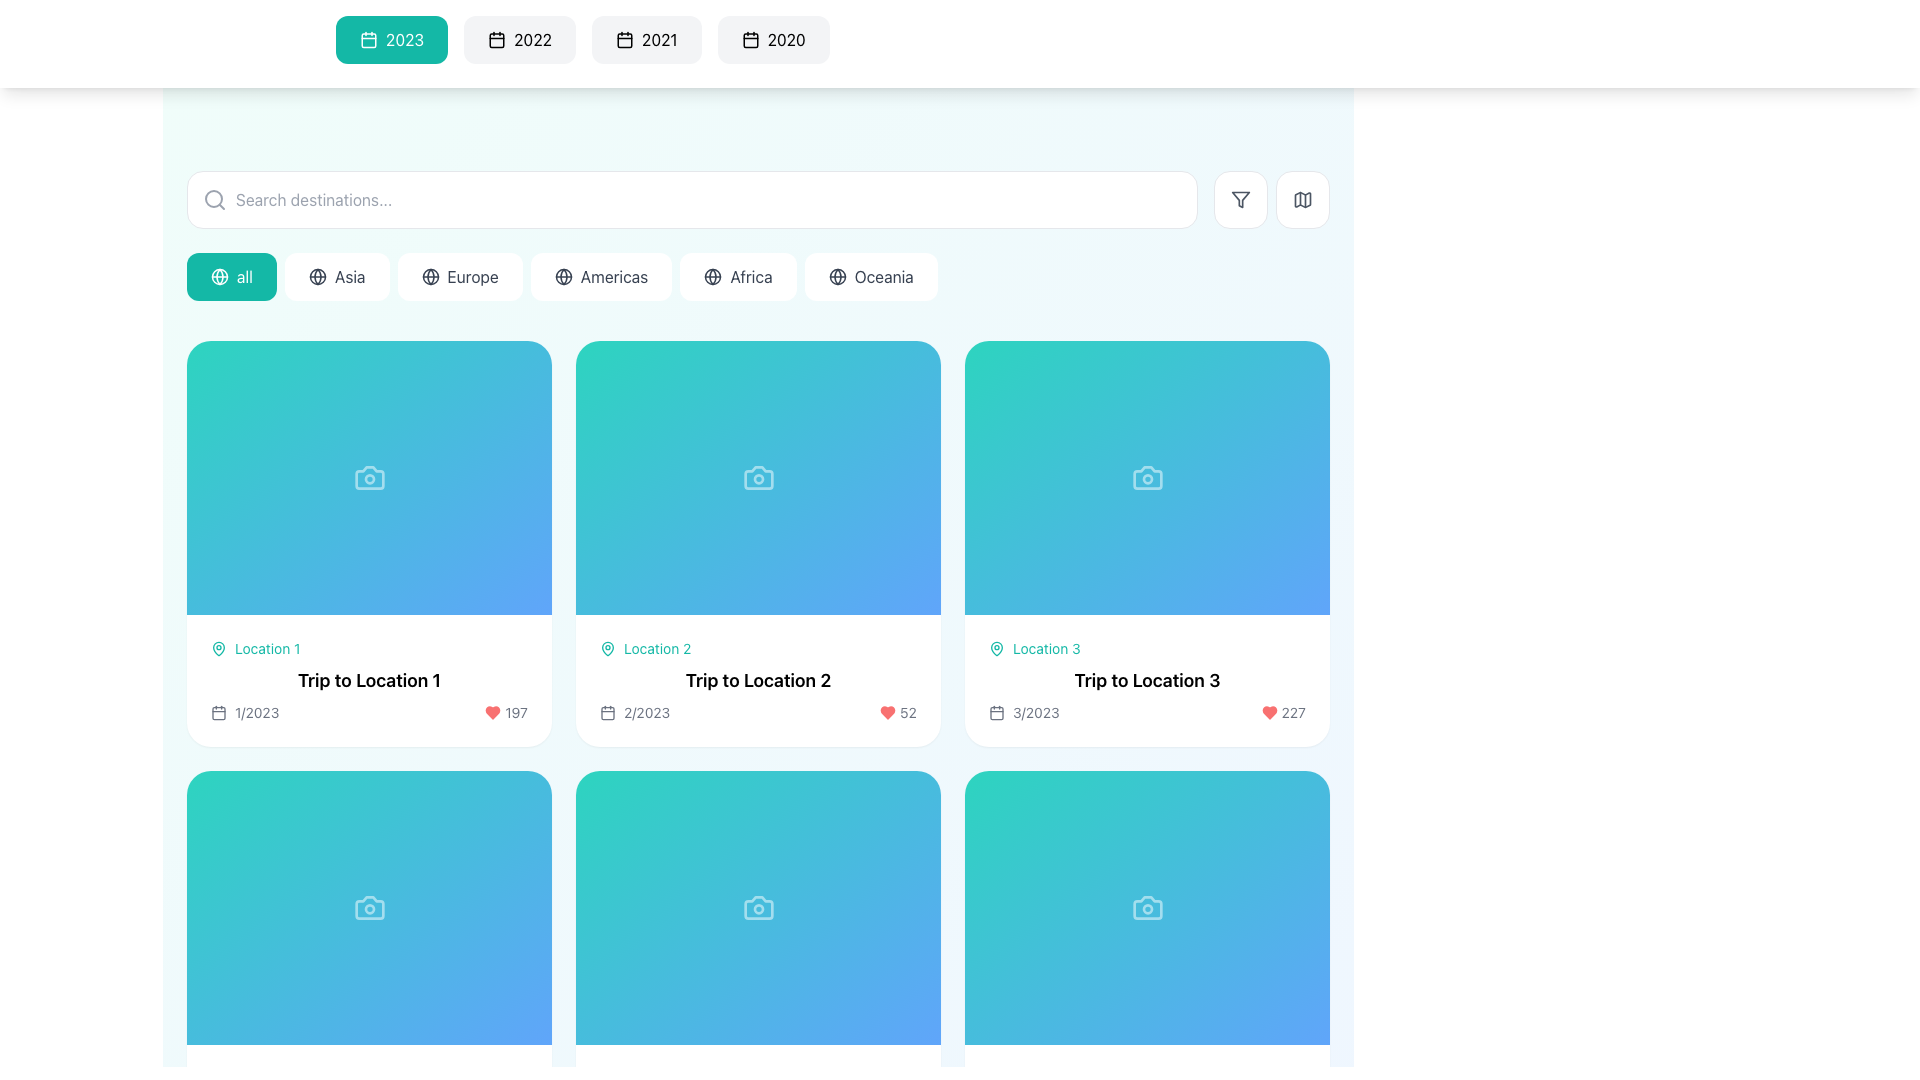 The height and width of the screenshot is (1080, 1920). I want to click on the decorative or informational icon indicating the presence of a location-related label for 'Location 2', which is positioned to the left of the text in the second trip card ('Trip to Location 2'), so click(607, 648).